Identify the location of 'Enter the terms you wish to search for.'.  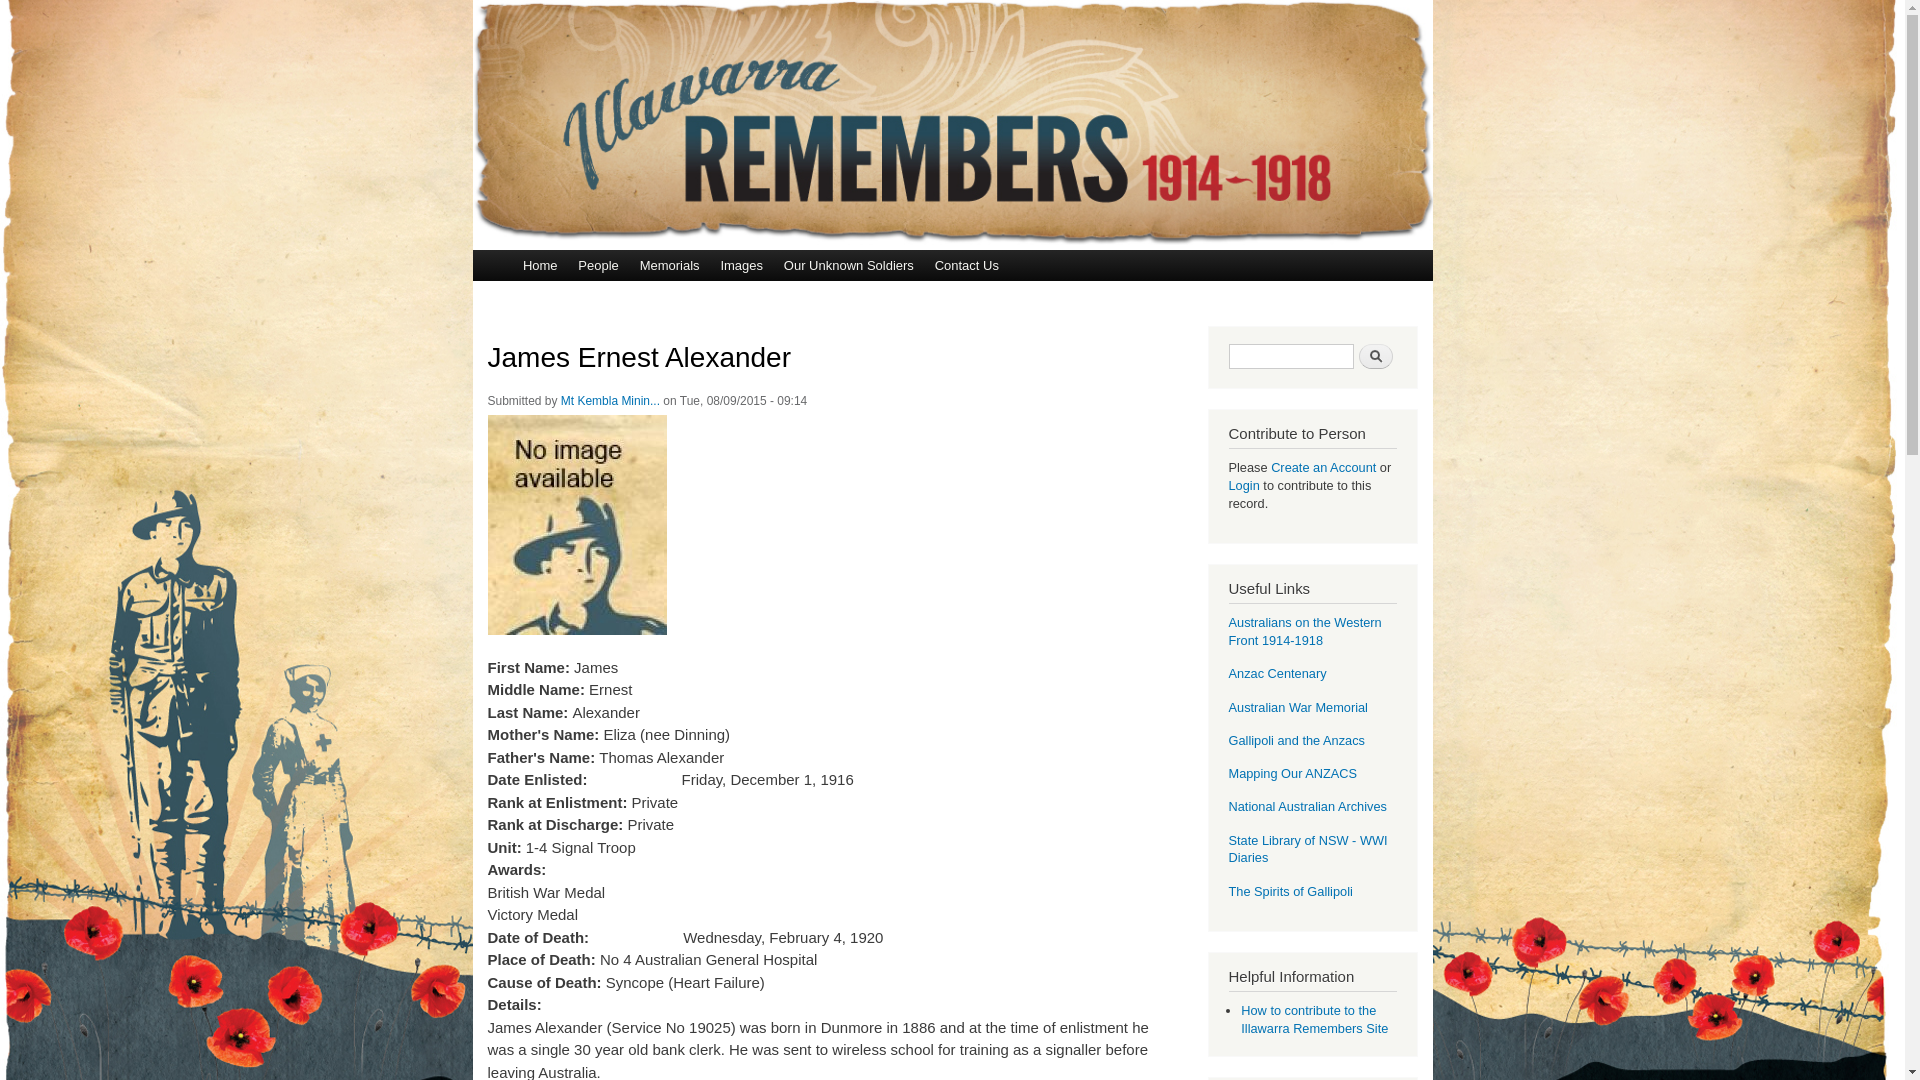
(1290, 355).